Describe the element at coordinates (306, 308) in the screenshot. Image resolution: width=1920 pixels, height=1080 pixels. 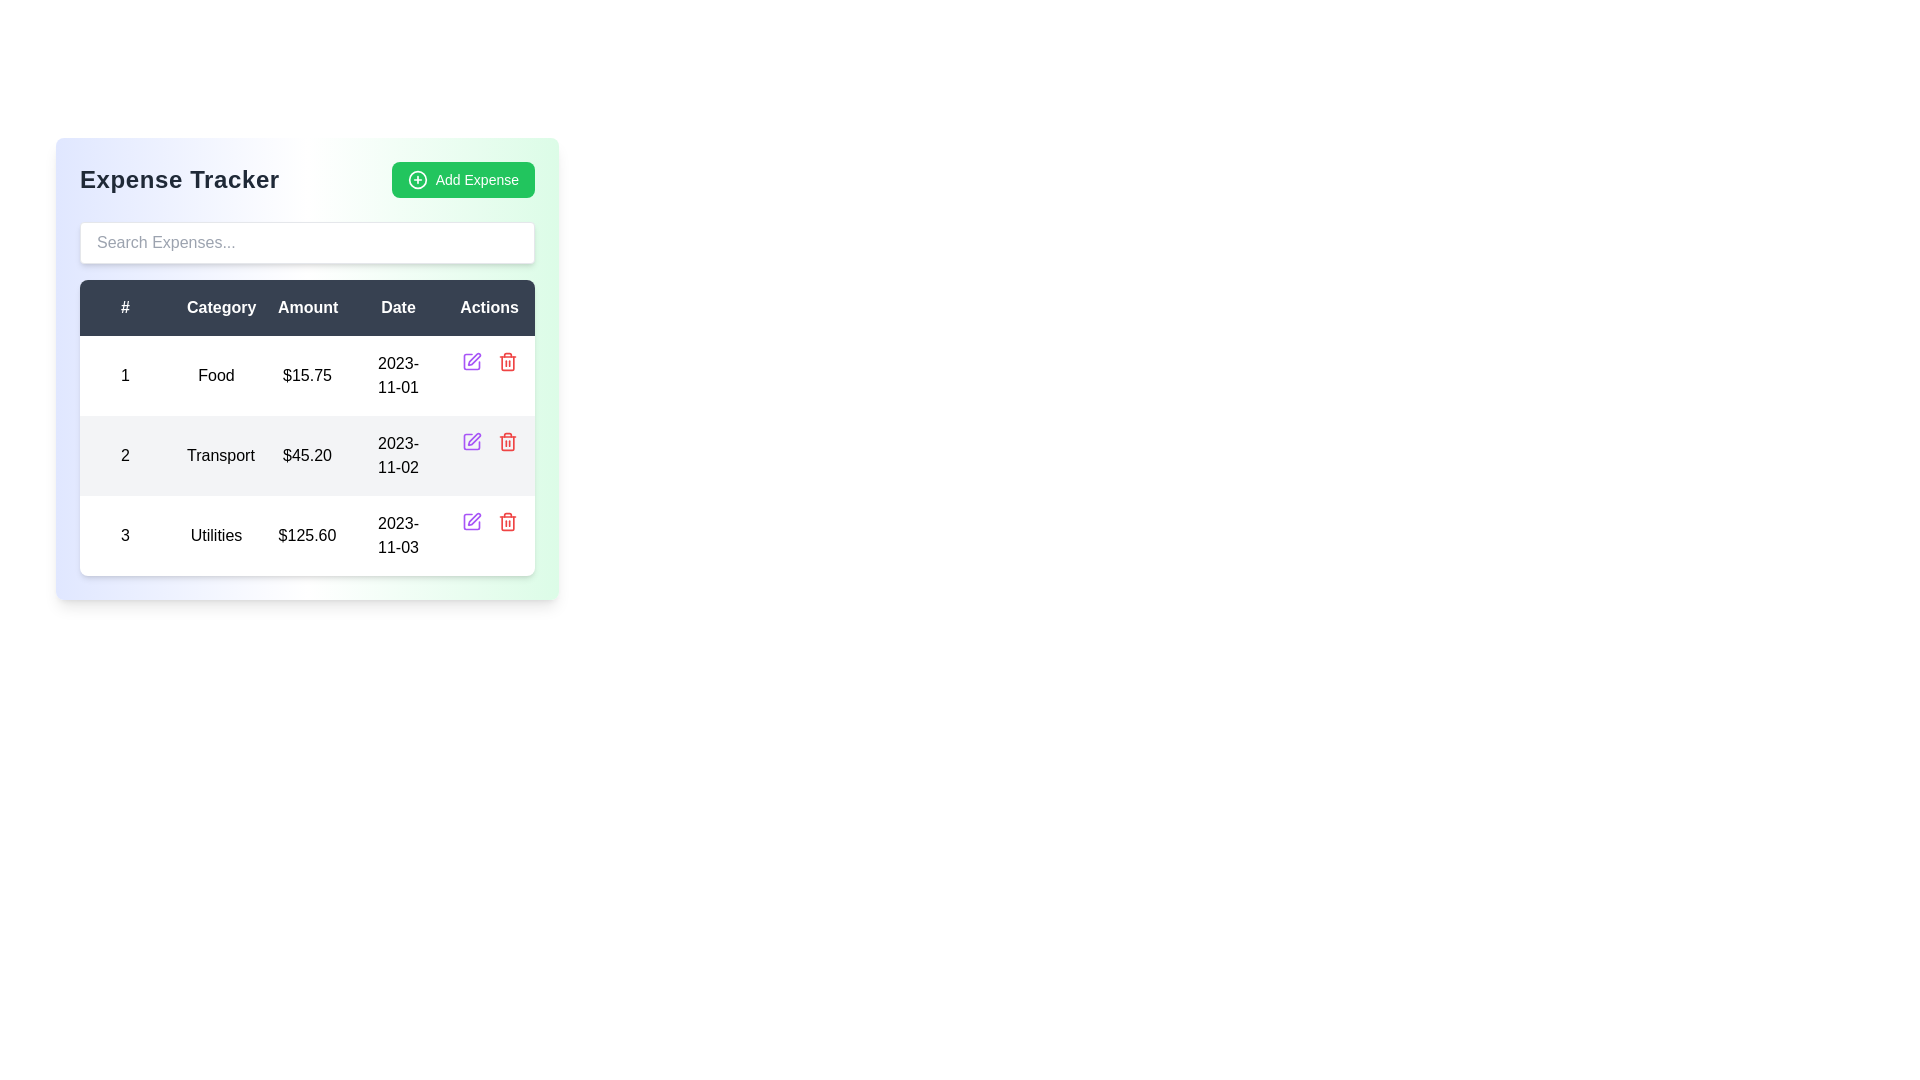
I see `the 'Amount' text label, which is the third column header in the table header row, styled in white font on a dark background` at that location.